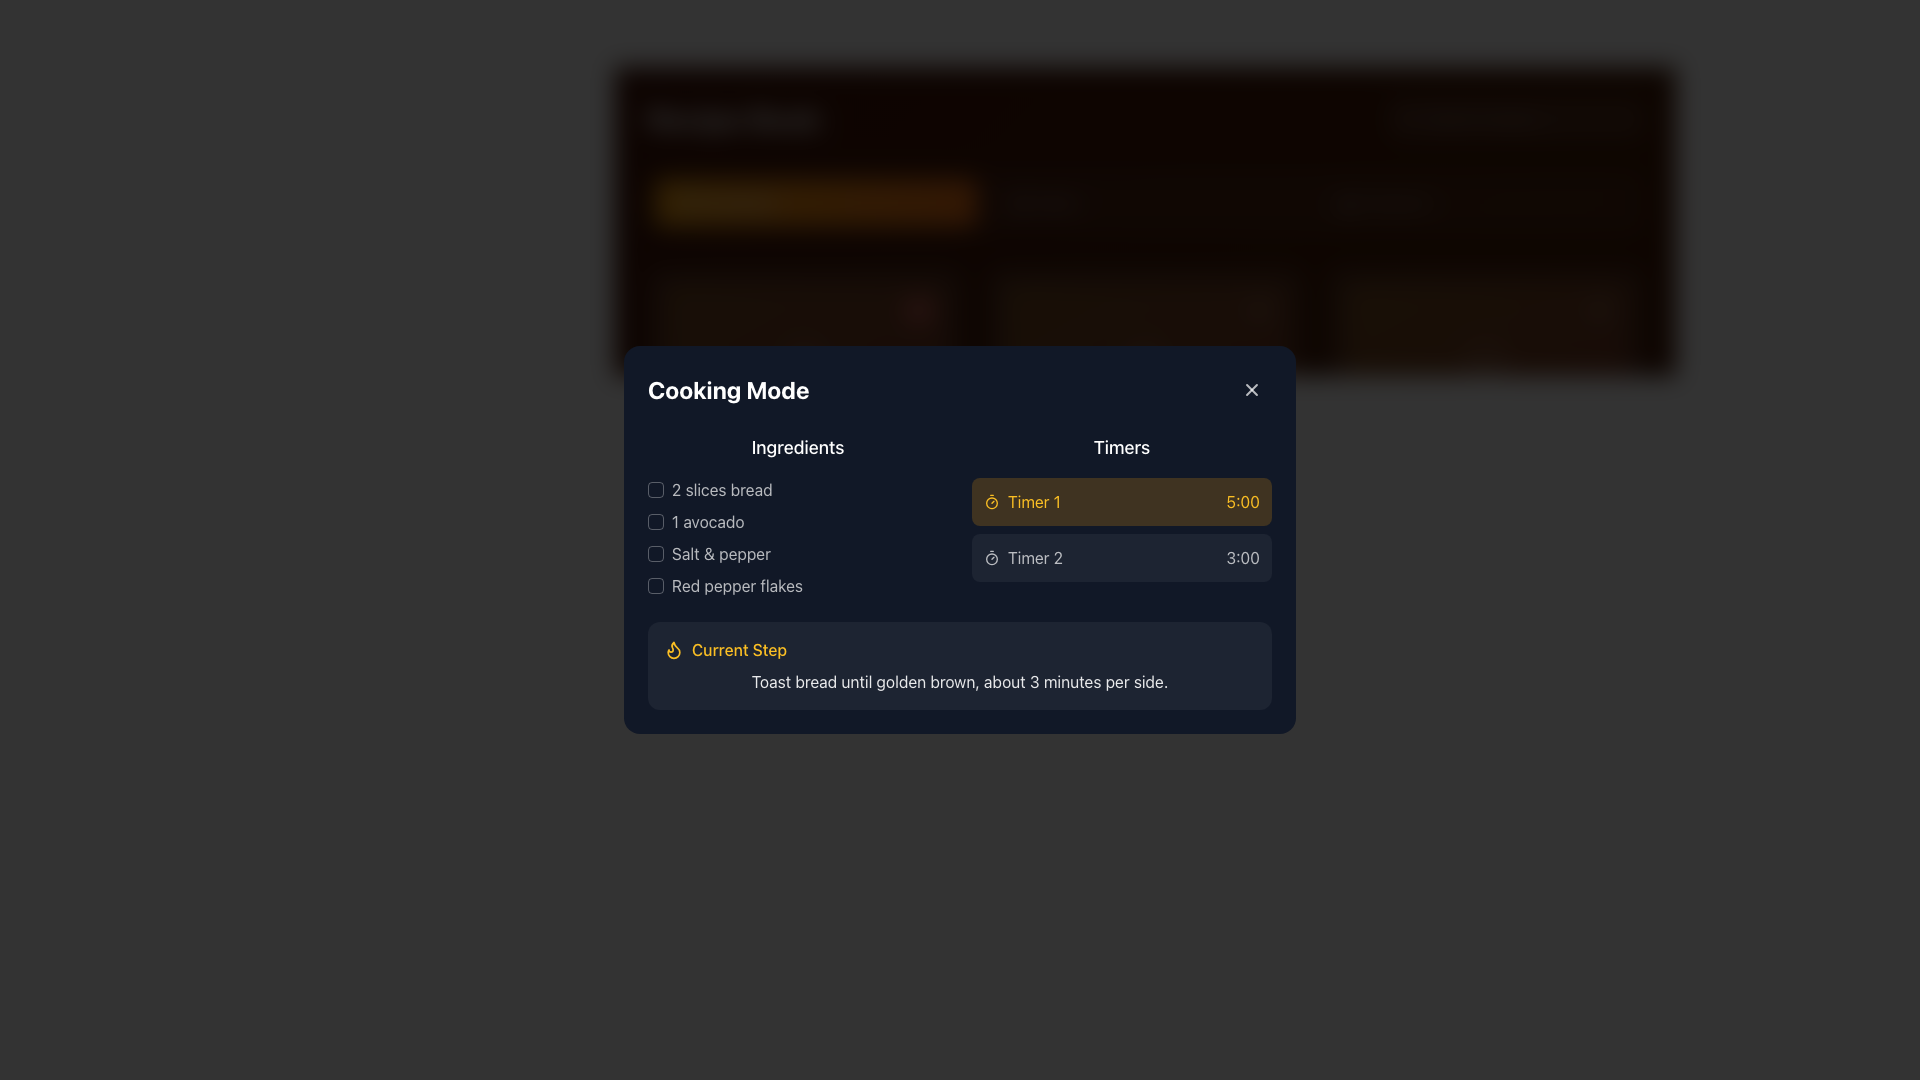 Image resolution: width=1920 pixels, height=1080 pixels. Describe the element at coordinates (1035, 558) in the screenshot. I see `the 'Timer 2' label within the Timers section of the modal dialog` at that location.